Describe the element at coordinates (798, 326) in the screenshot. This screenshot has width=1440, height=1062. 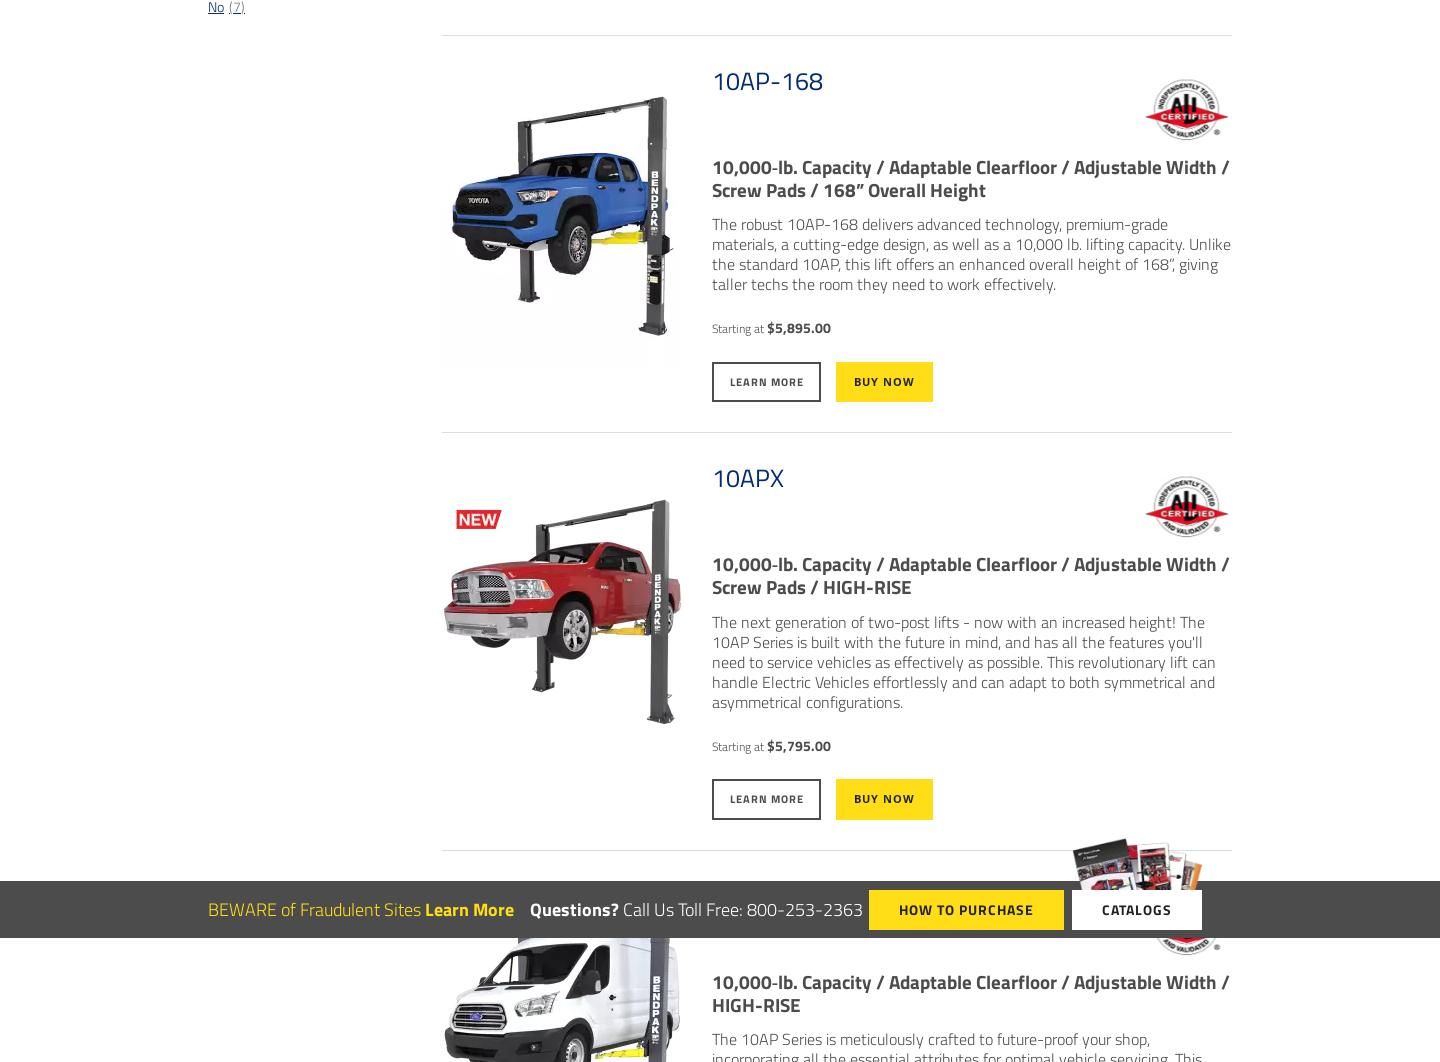
I see `'$5,895.00'` at that location.